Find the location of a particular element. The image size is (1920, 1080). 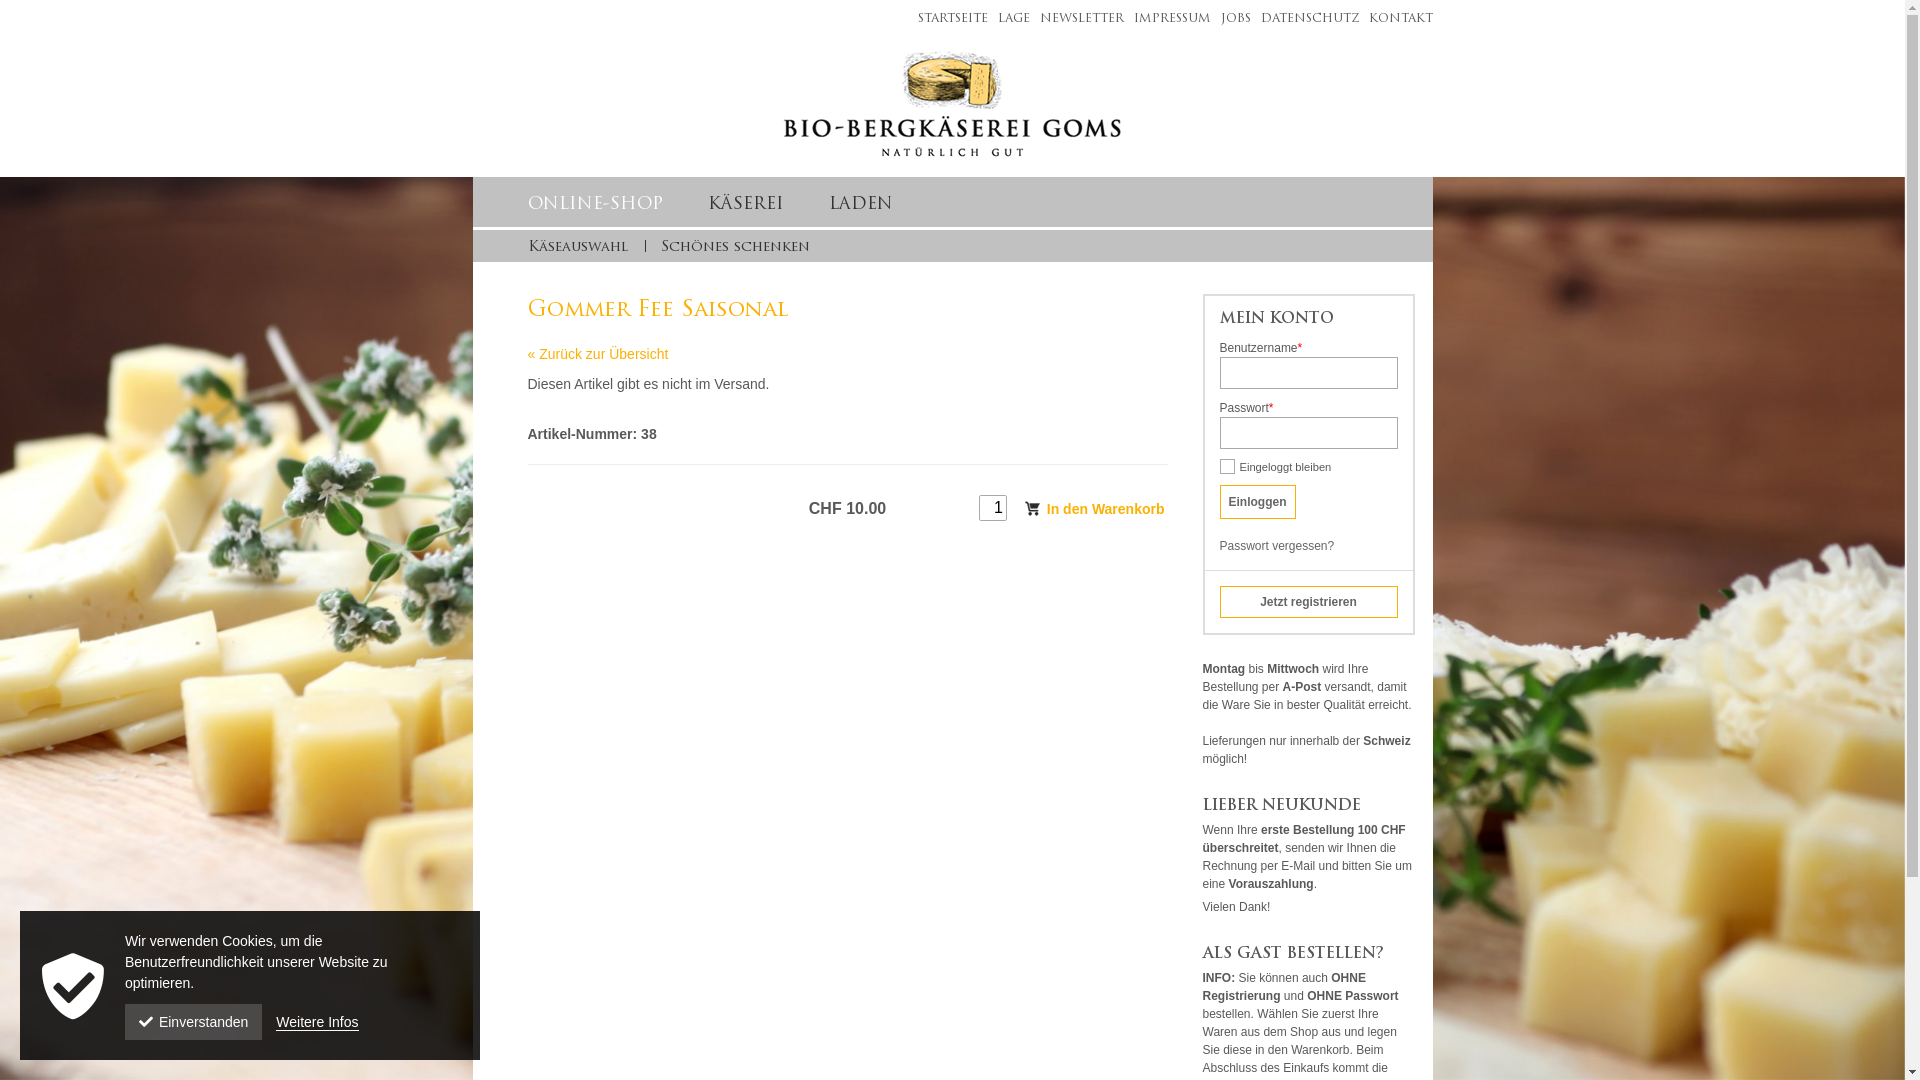

'KONTAKT' is located at coordinates (1394, 19).